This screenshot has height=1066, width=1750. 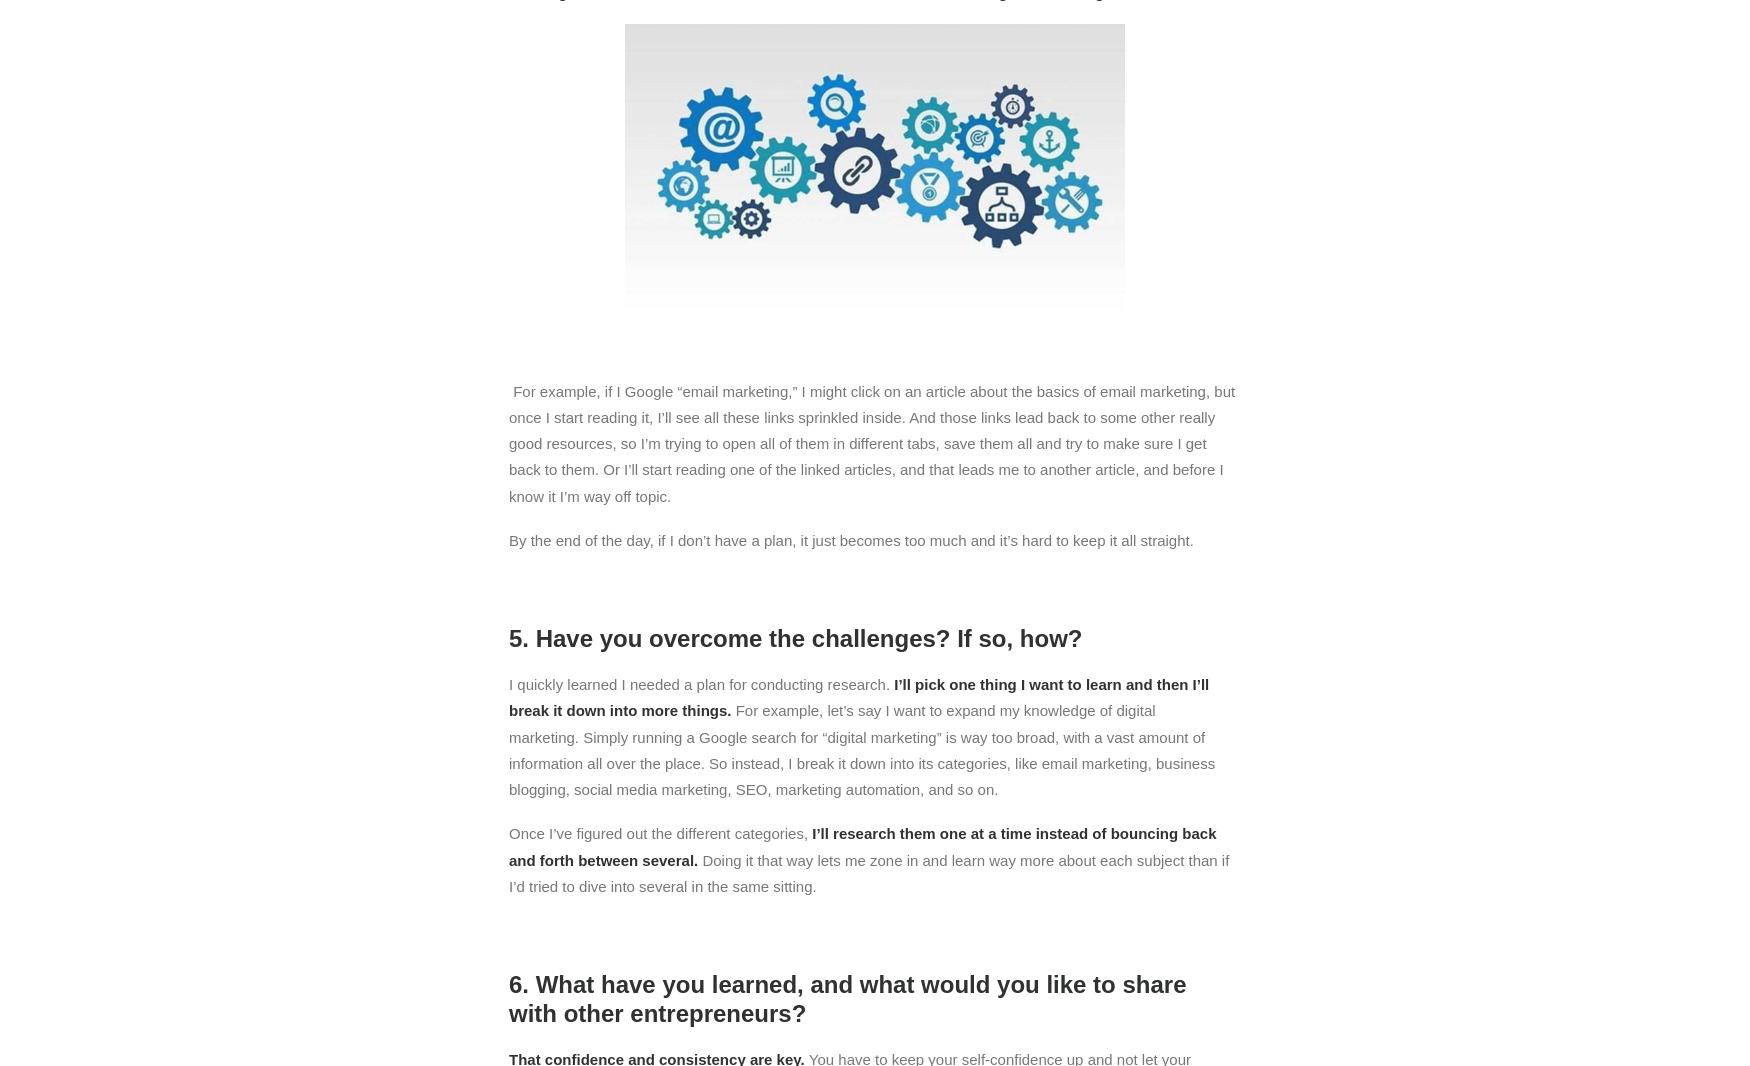 I want to click on 'Doing it that way lets me zone in and learn way more about each subject than if I’d tried to dive into several in the same sitting.', so click(x=869, y=872).